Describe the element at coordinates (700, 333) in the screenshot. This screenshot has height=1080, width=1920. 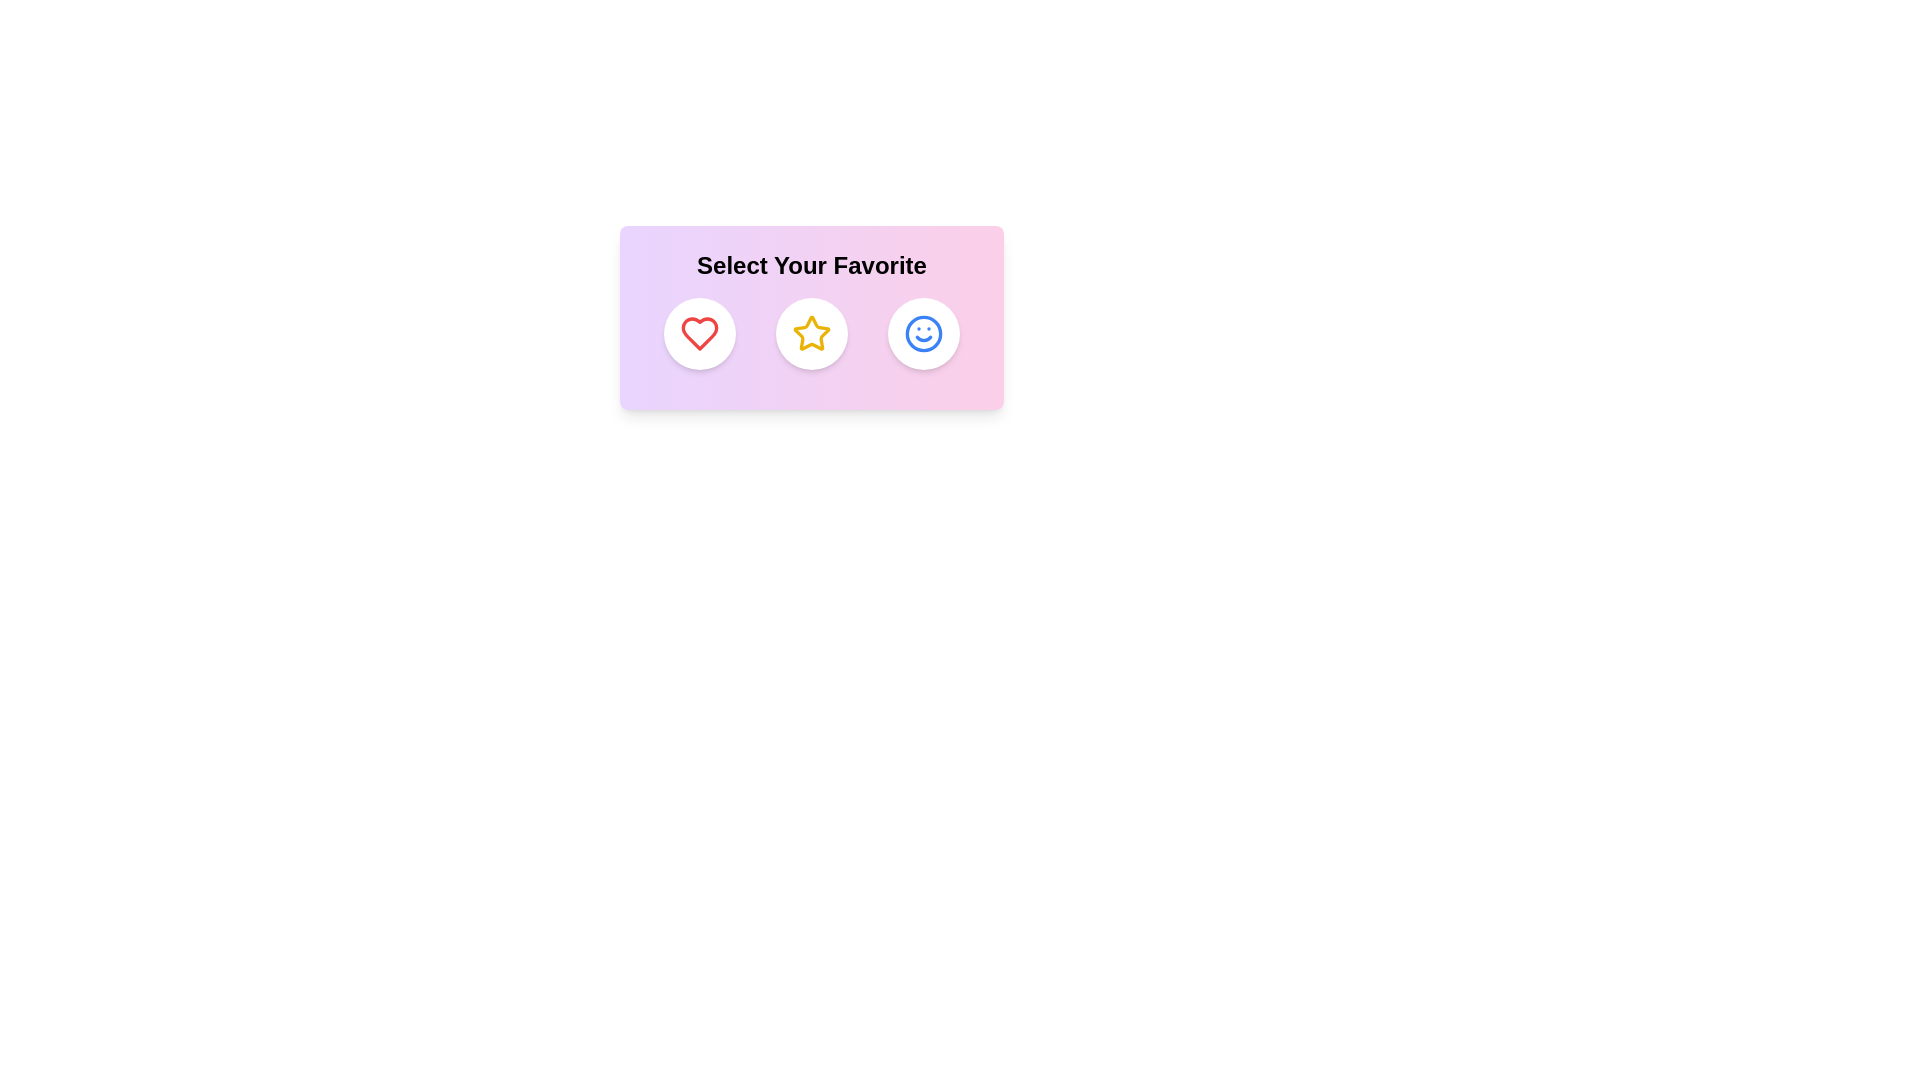
I see `the favorite option by clicking on the Heart button` at that location.